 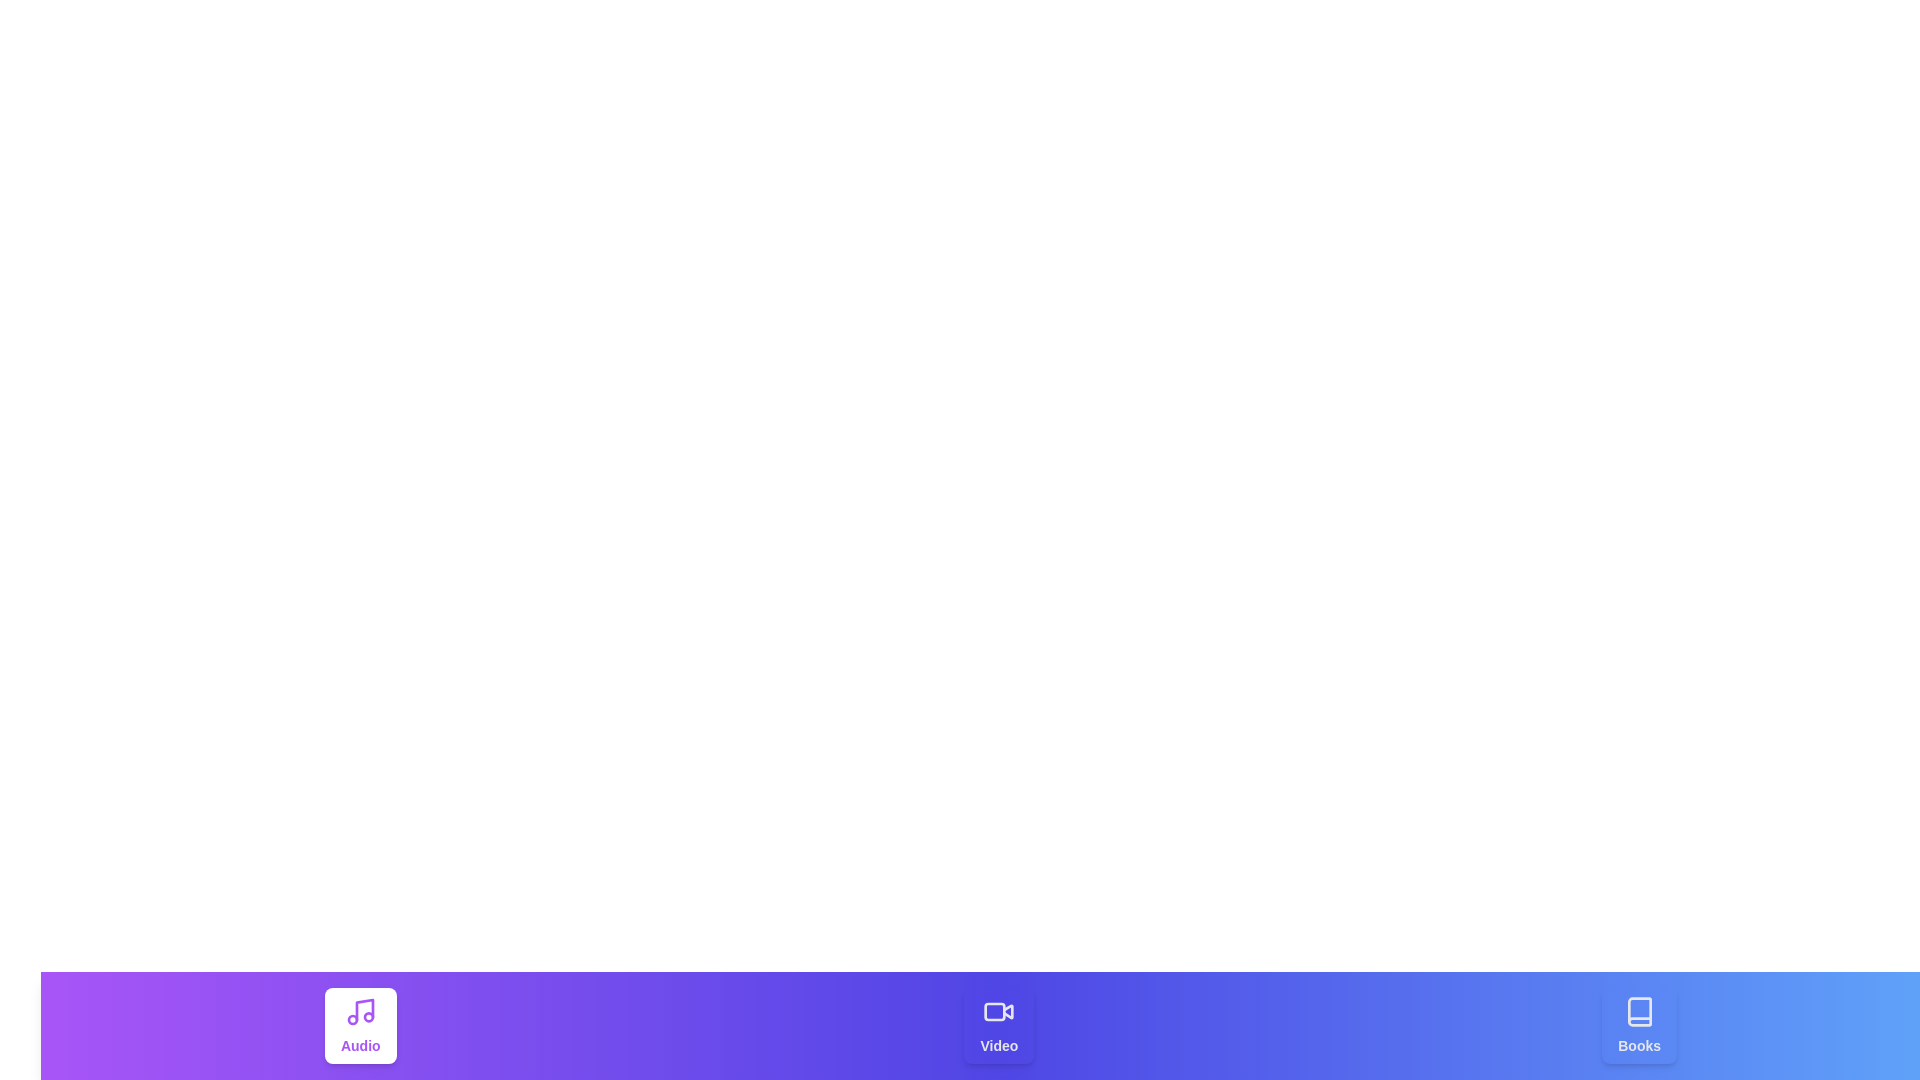 What do you see at coordinates (999, 1026) in the screenshot?
I see `the 'Video' tab to select it` at bounding box center [999, 1026].